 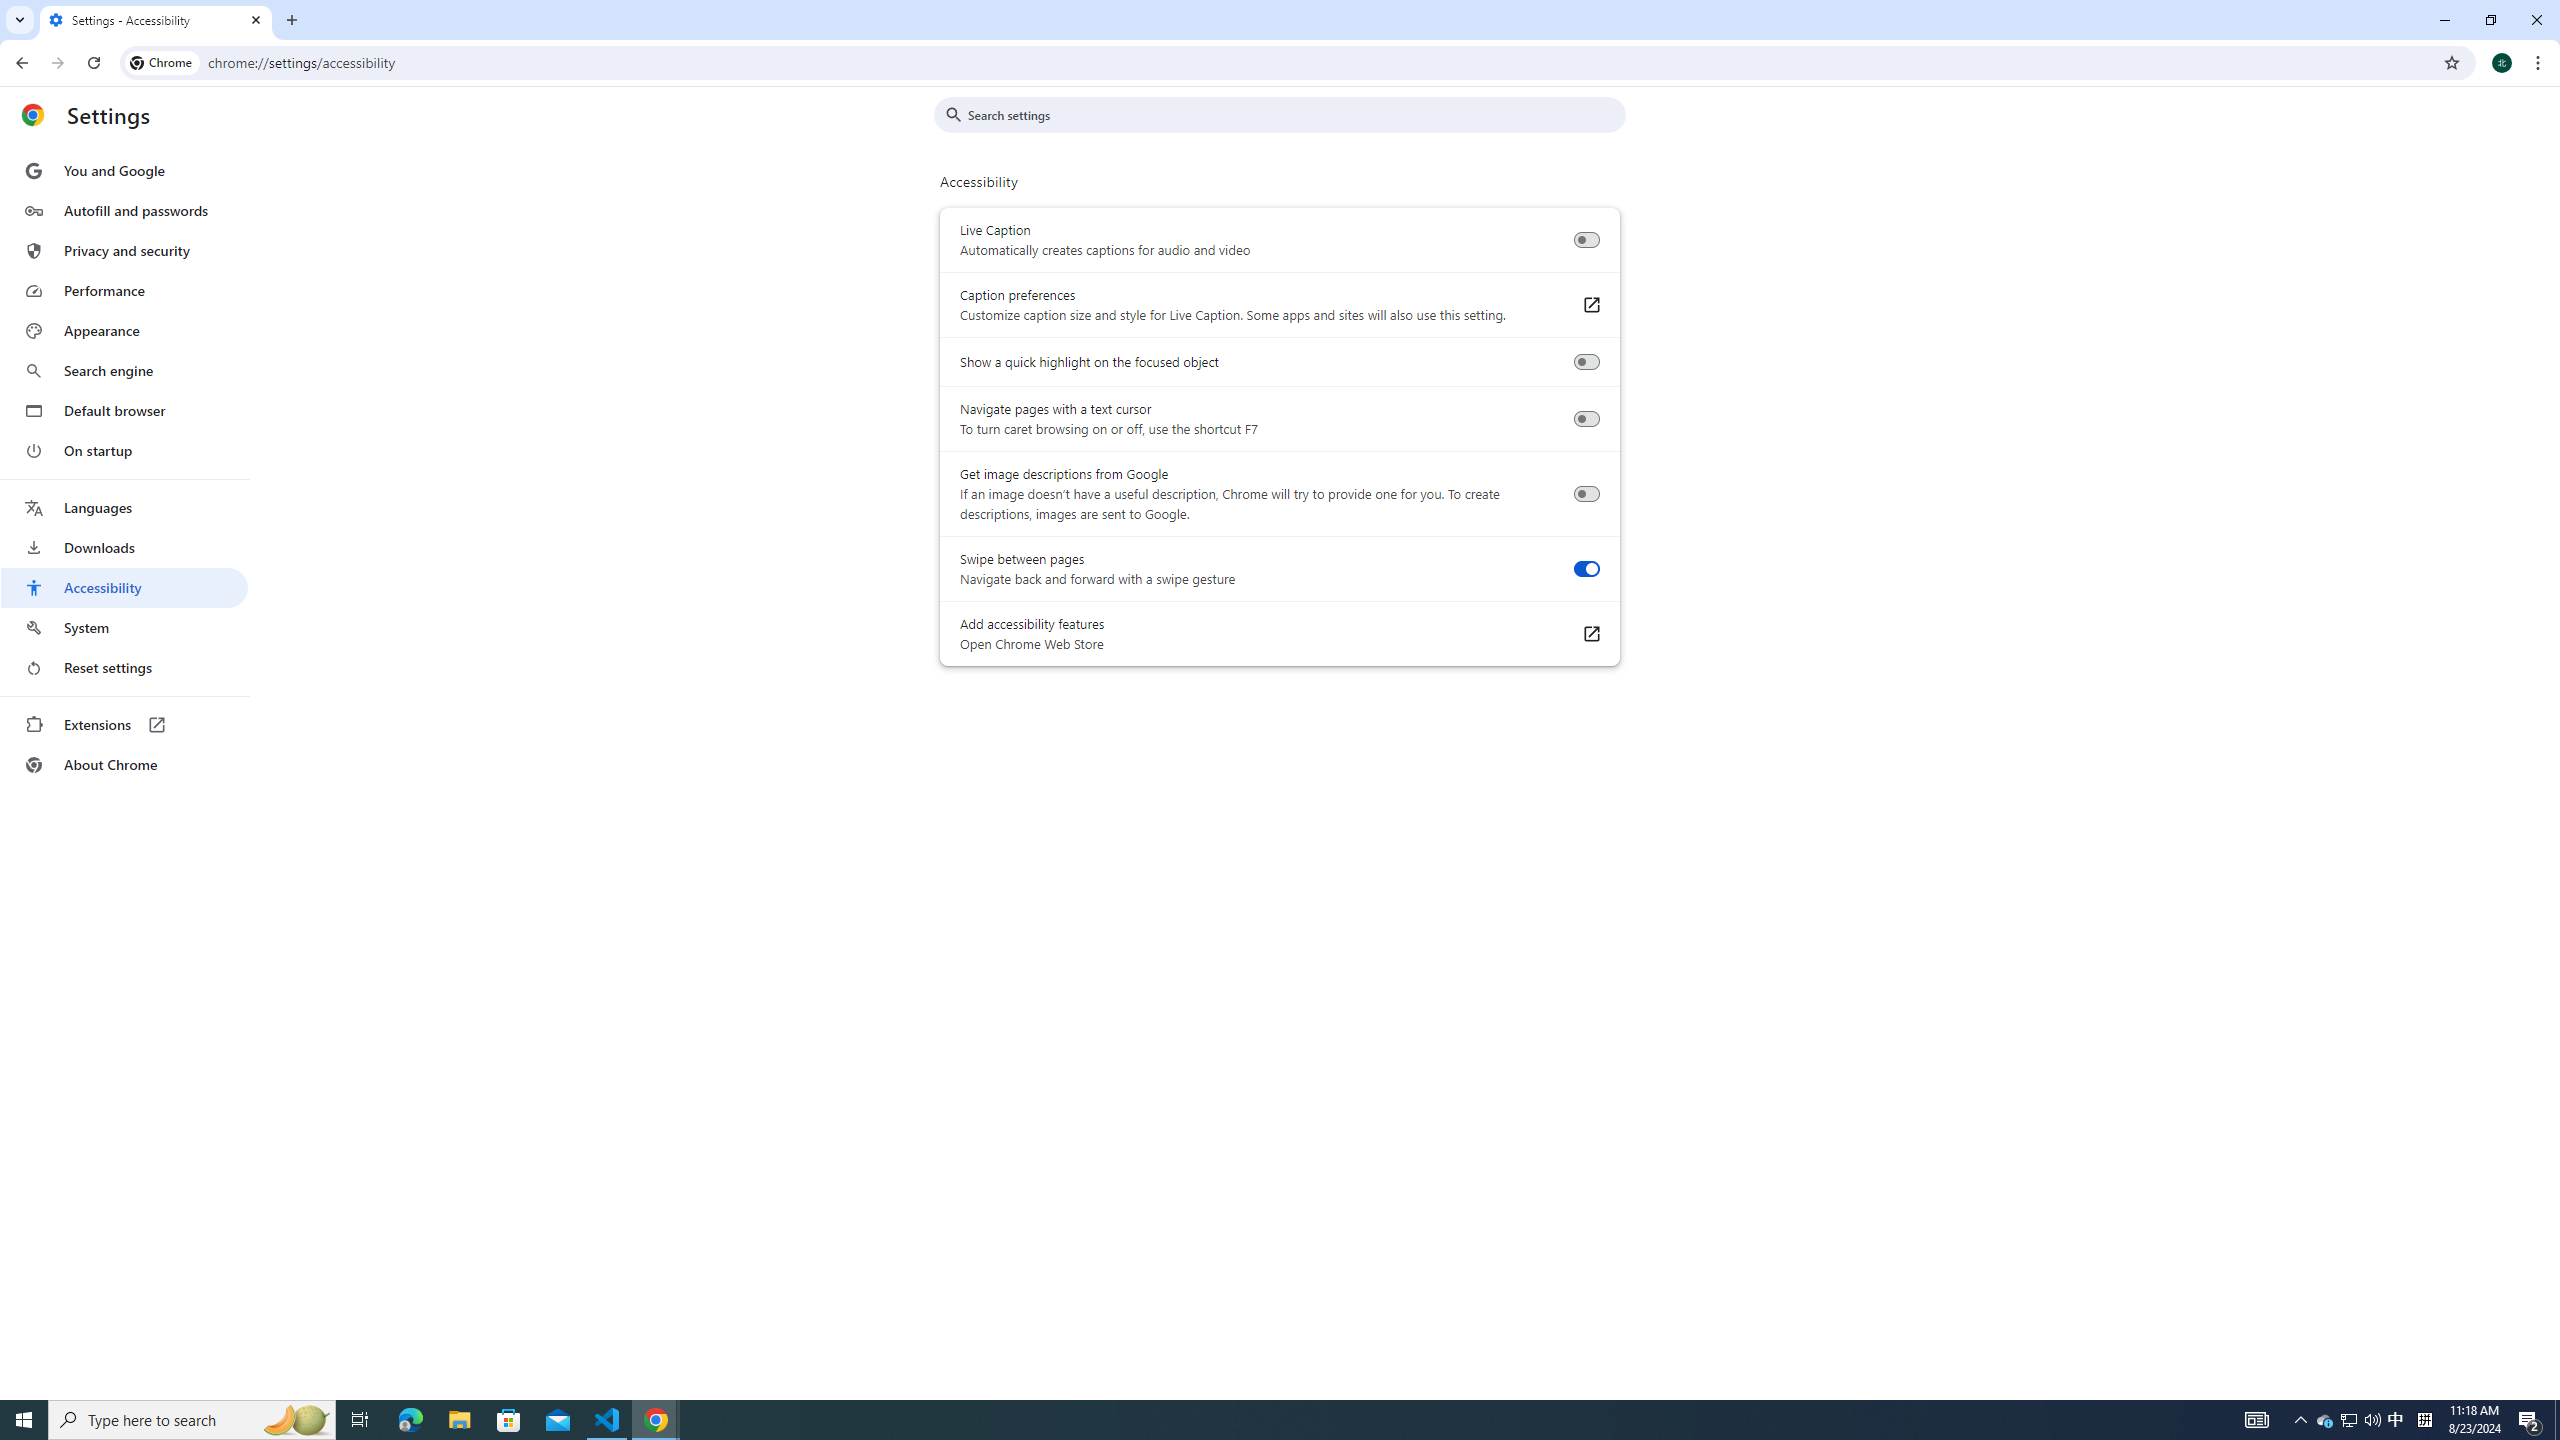 I want to click on 'Settings - Accessibility', so click(x=155, y=19).